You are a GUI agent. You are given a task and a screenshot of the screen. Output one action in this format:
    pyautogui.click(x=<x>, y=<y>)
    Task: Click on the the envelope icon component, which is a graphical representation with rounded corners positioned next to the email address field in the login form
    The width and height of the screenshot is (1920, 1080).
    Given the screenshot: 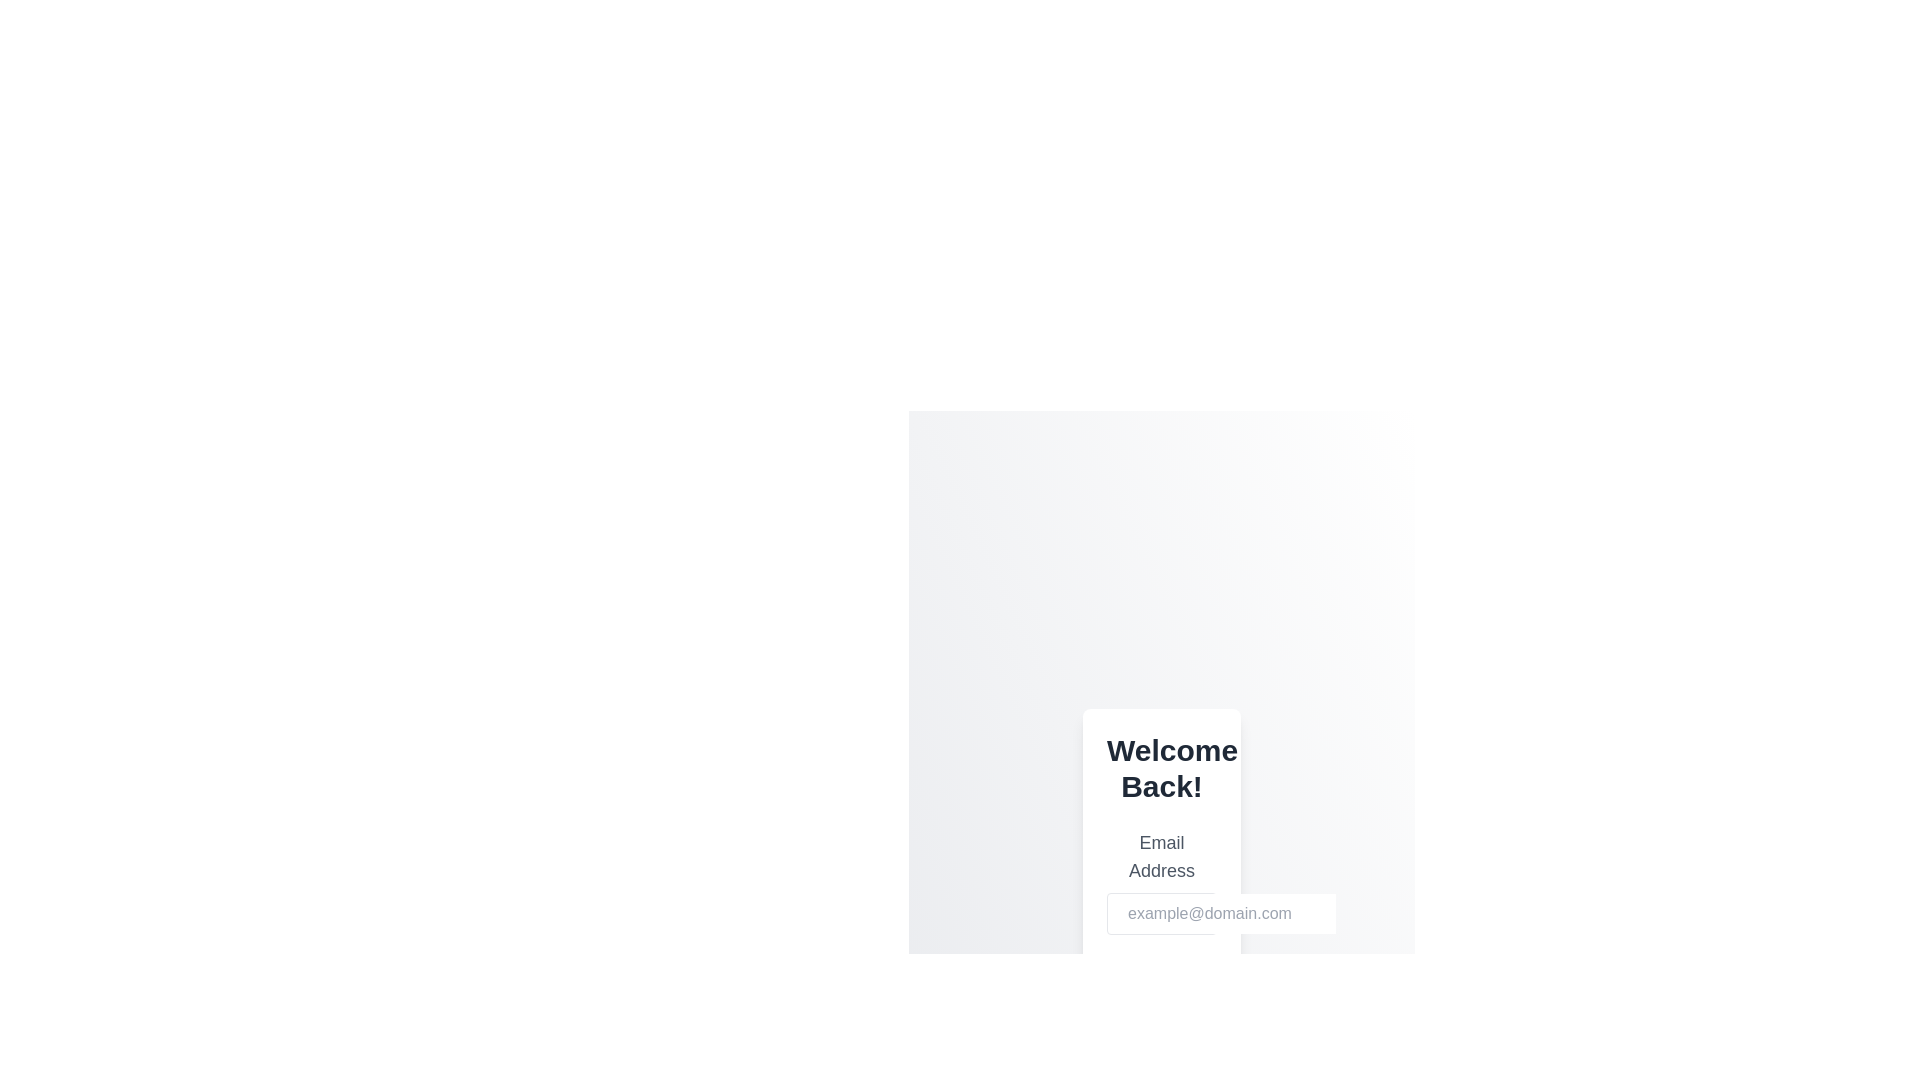 What is the action you would take?
    pyautogui.click(x=1132, y=915)
    